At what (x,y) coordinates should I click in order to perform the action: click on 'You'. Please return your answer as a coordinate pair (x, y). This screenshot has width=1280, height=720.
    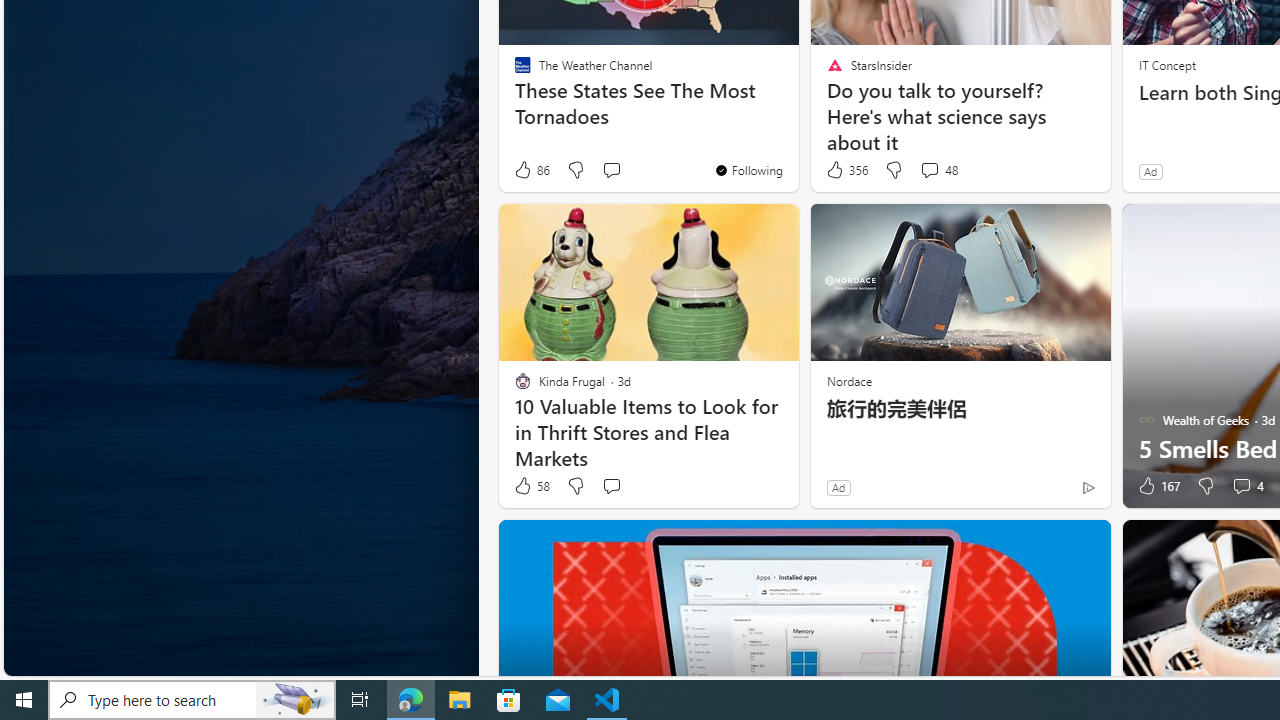
    Looking at the image, I should click on (747, 168).